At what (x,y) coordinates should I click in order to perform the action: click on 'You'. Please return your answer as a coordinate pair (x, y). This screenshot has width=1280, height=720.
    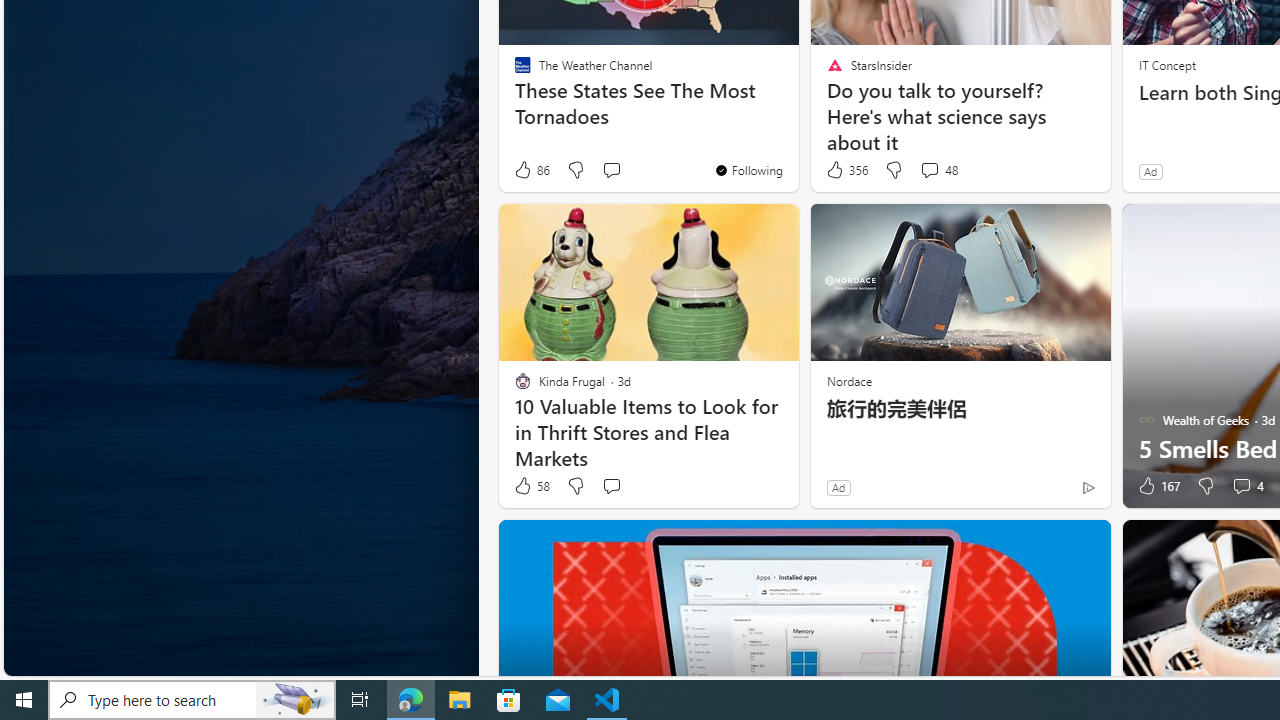
    Looking at the image, I should click on (747, 168).